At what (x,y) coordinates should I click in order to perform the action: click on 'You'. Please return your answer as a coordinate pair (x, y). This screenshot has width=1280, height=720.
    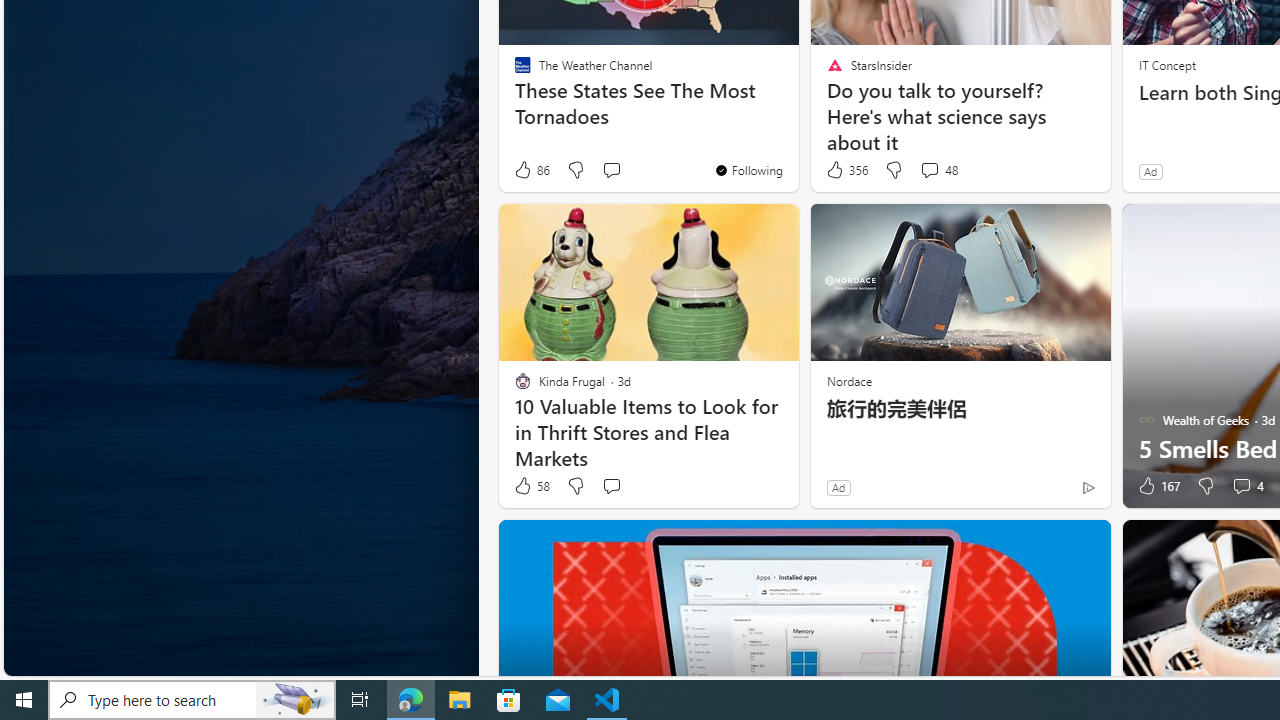
    Looking at the image, I should click on (747, 168).